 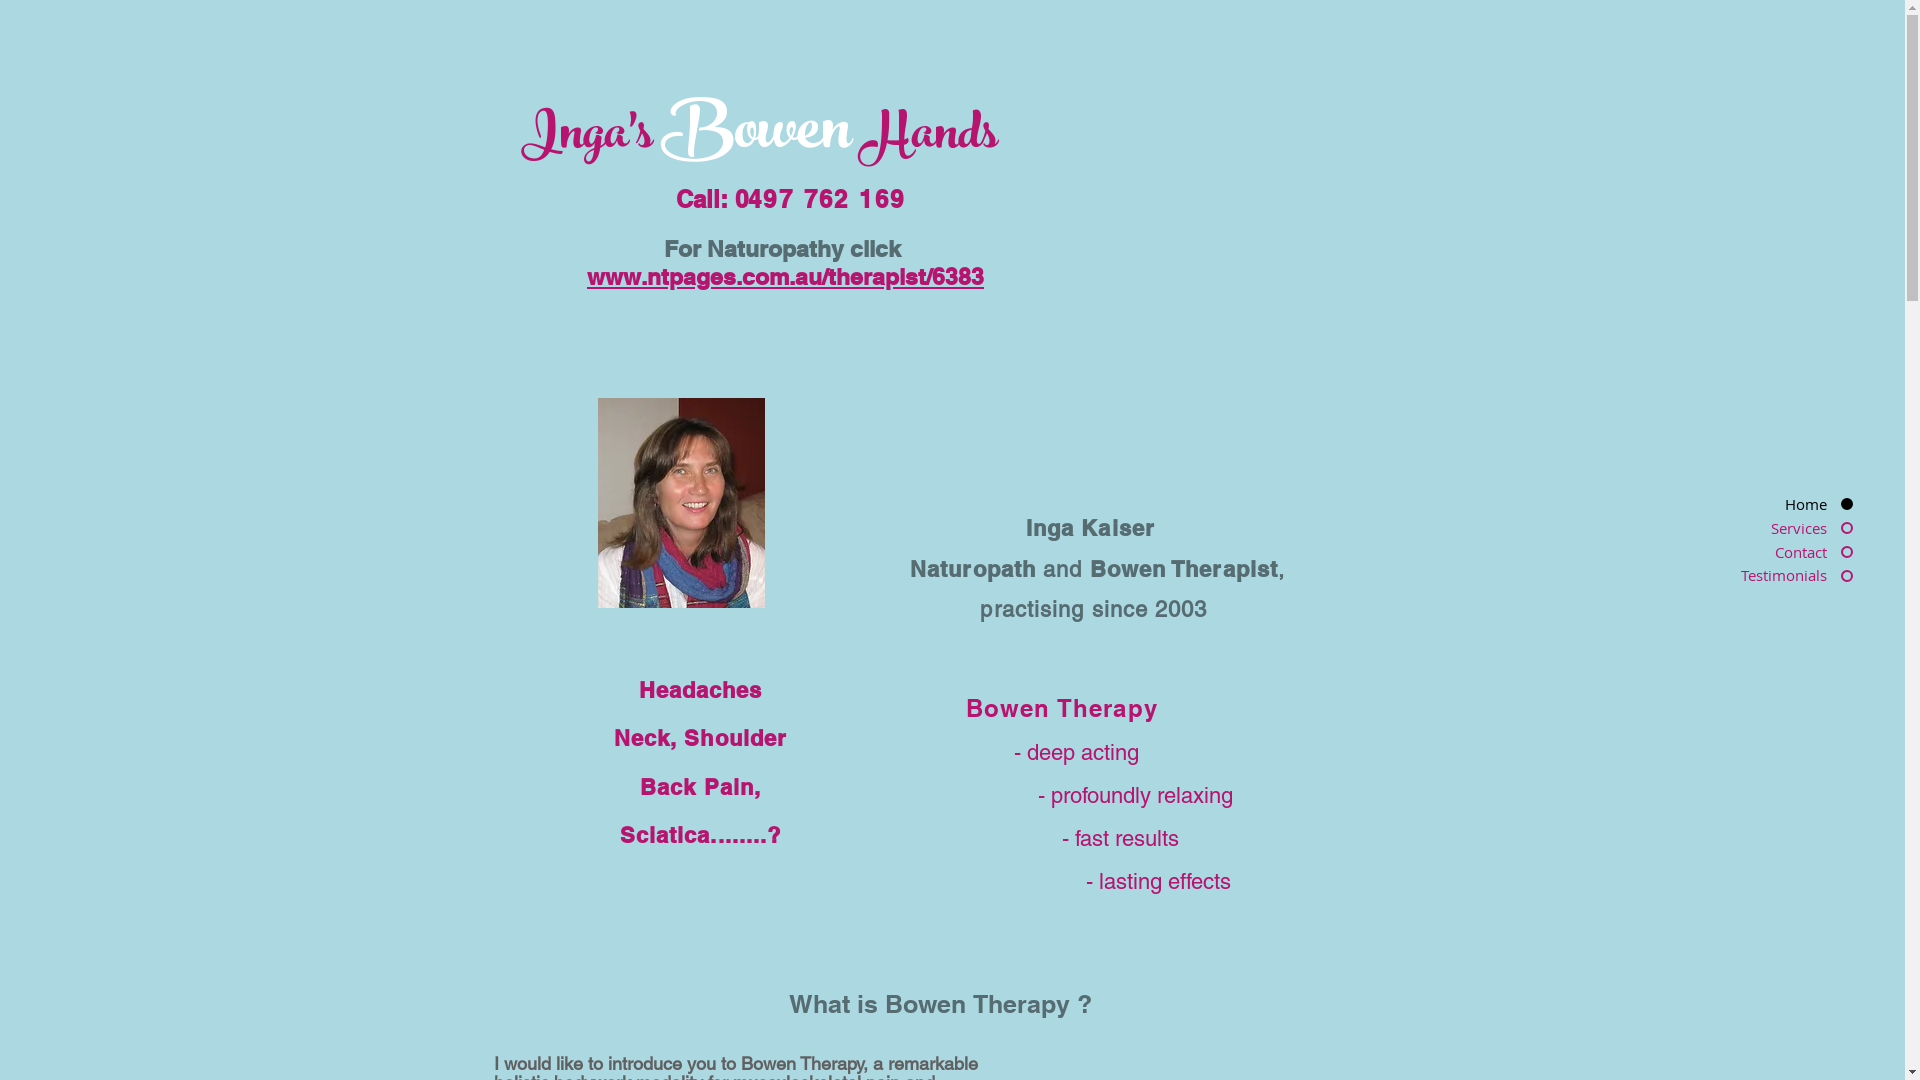 What do you see at coordinates (1771, 527) in the screenshot?
I see `'Services'` at bounding box center [1771, 527].